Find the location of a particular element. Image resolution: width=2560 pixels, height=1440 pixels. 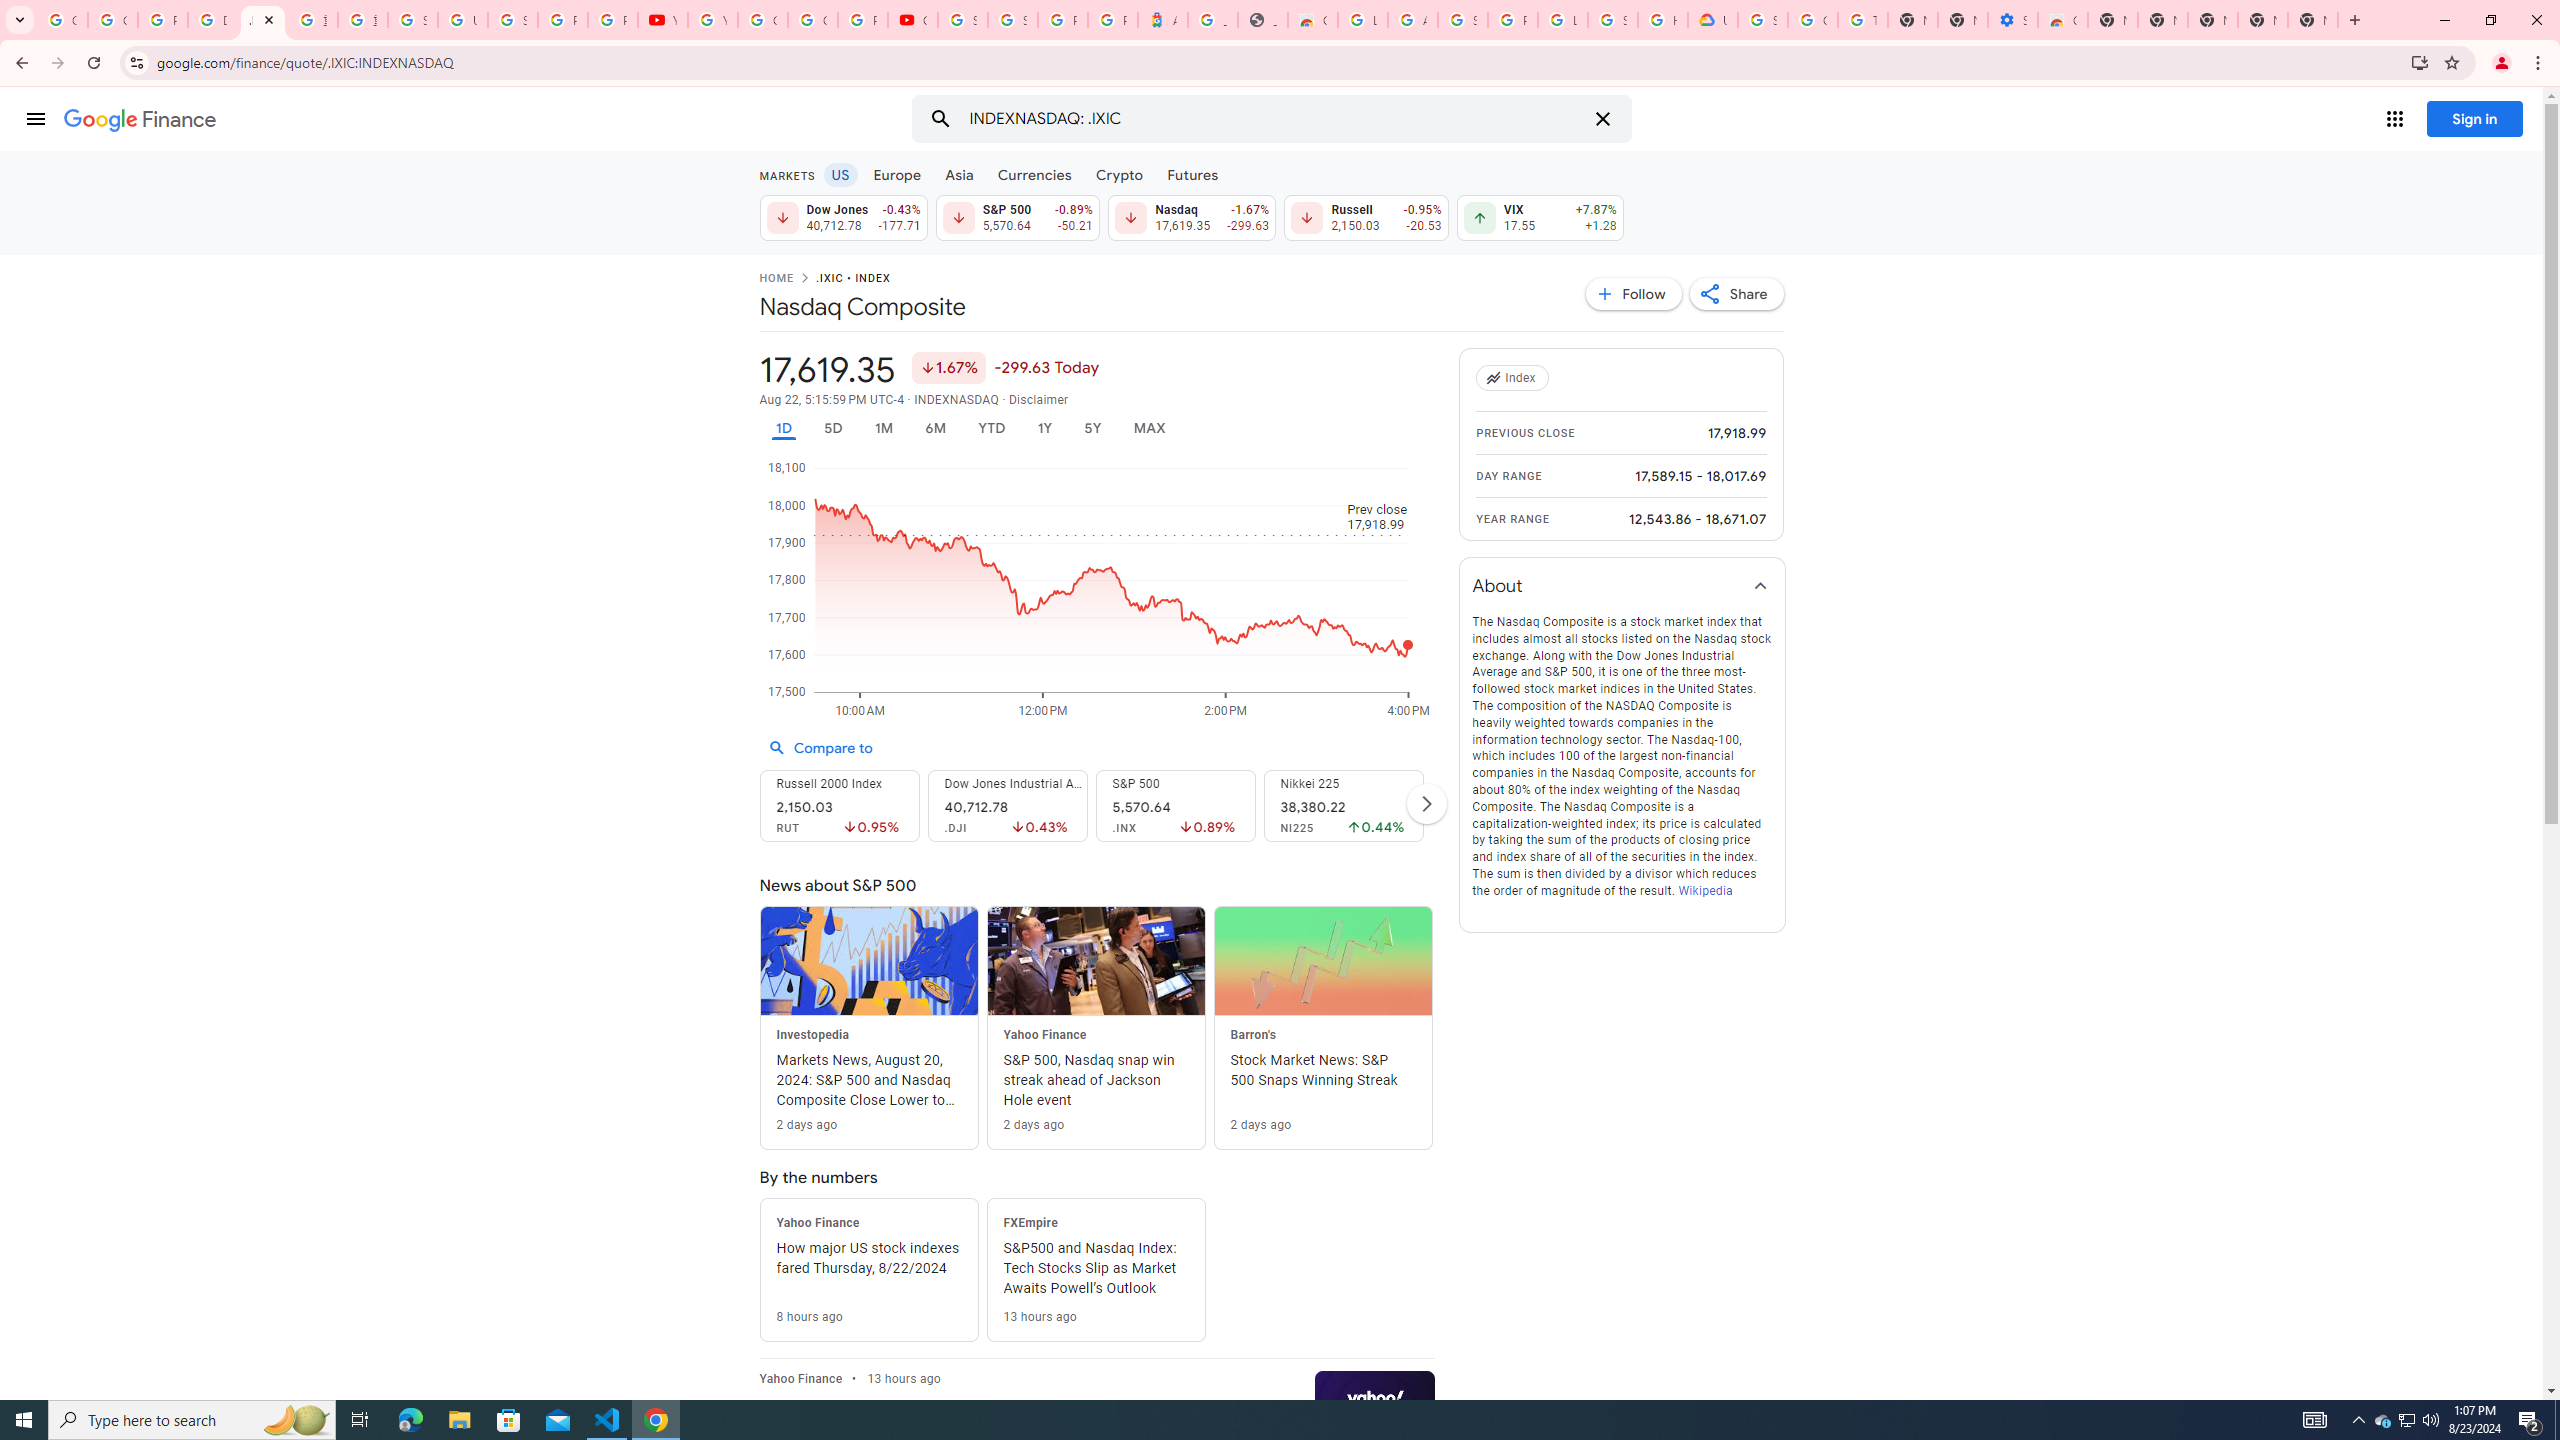

'Settings - Accessibility' is located at coordinates (2013, 19).